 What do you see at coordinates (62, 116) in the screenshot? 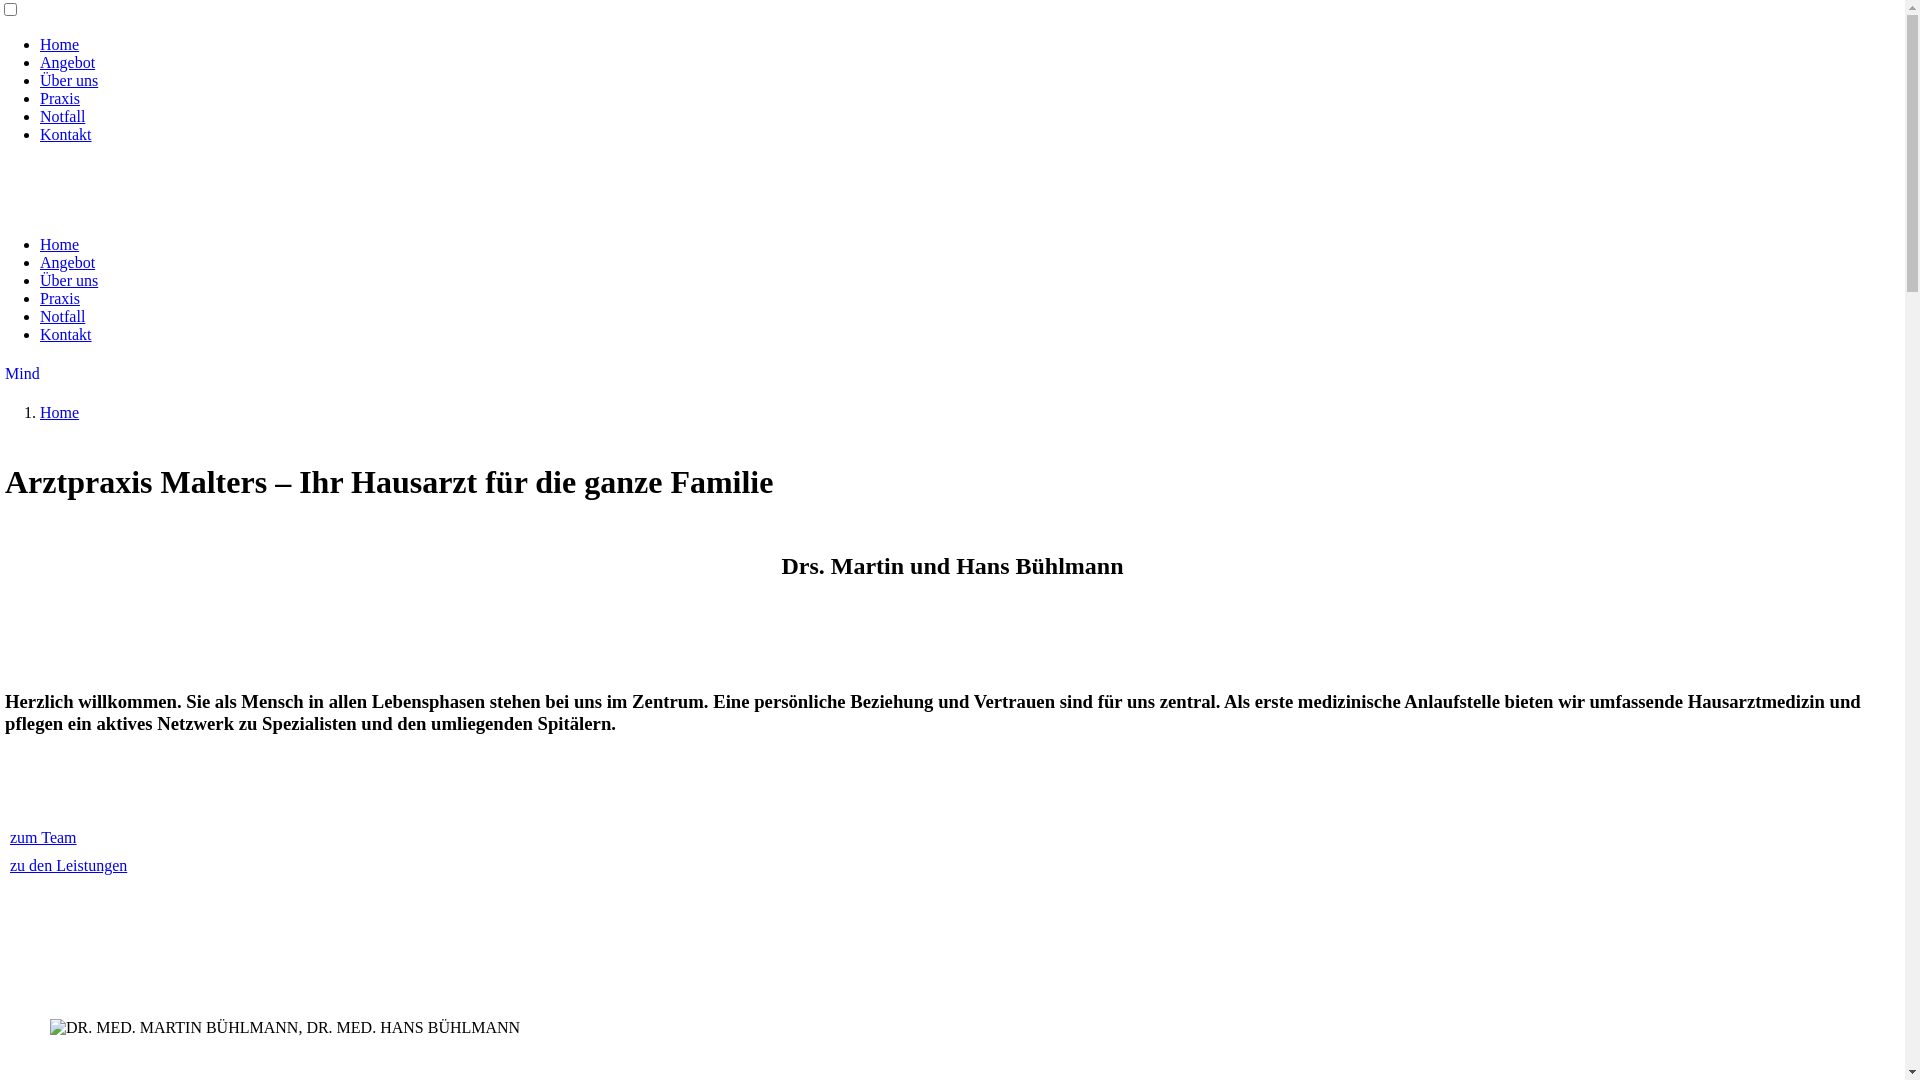
I see `'Notfall'` at bounding box center [62, 116].